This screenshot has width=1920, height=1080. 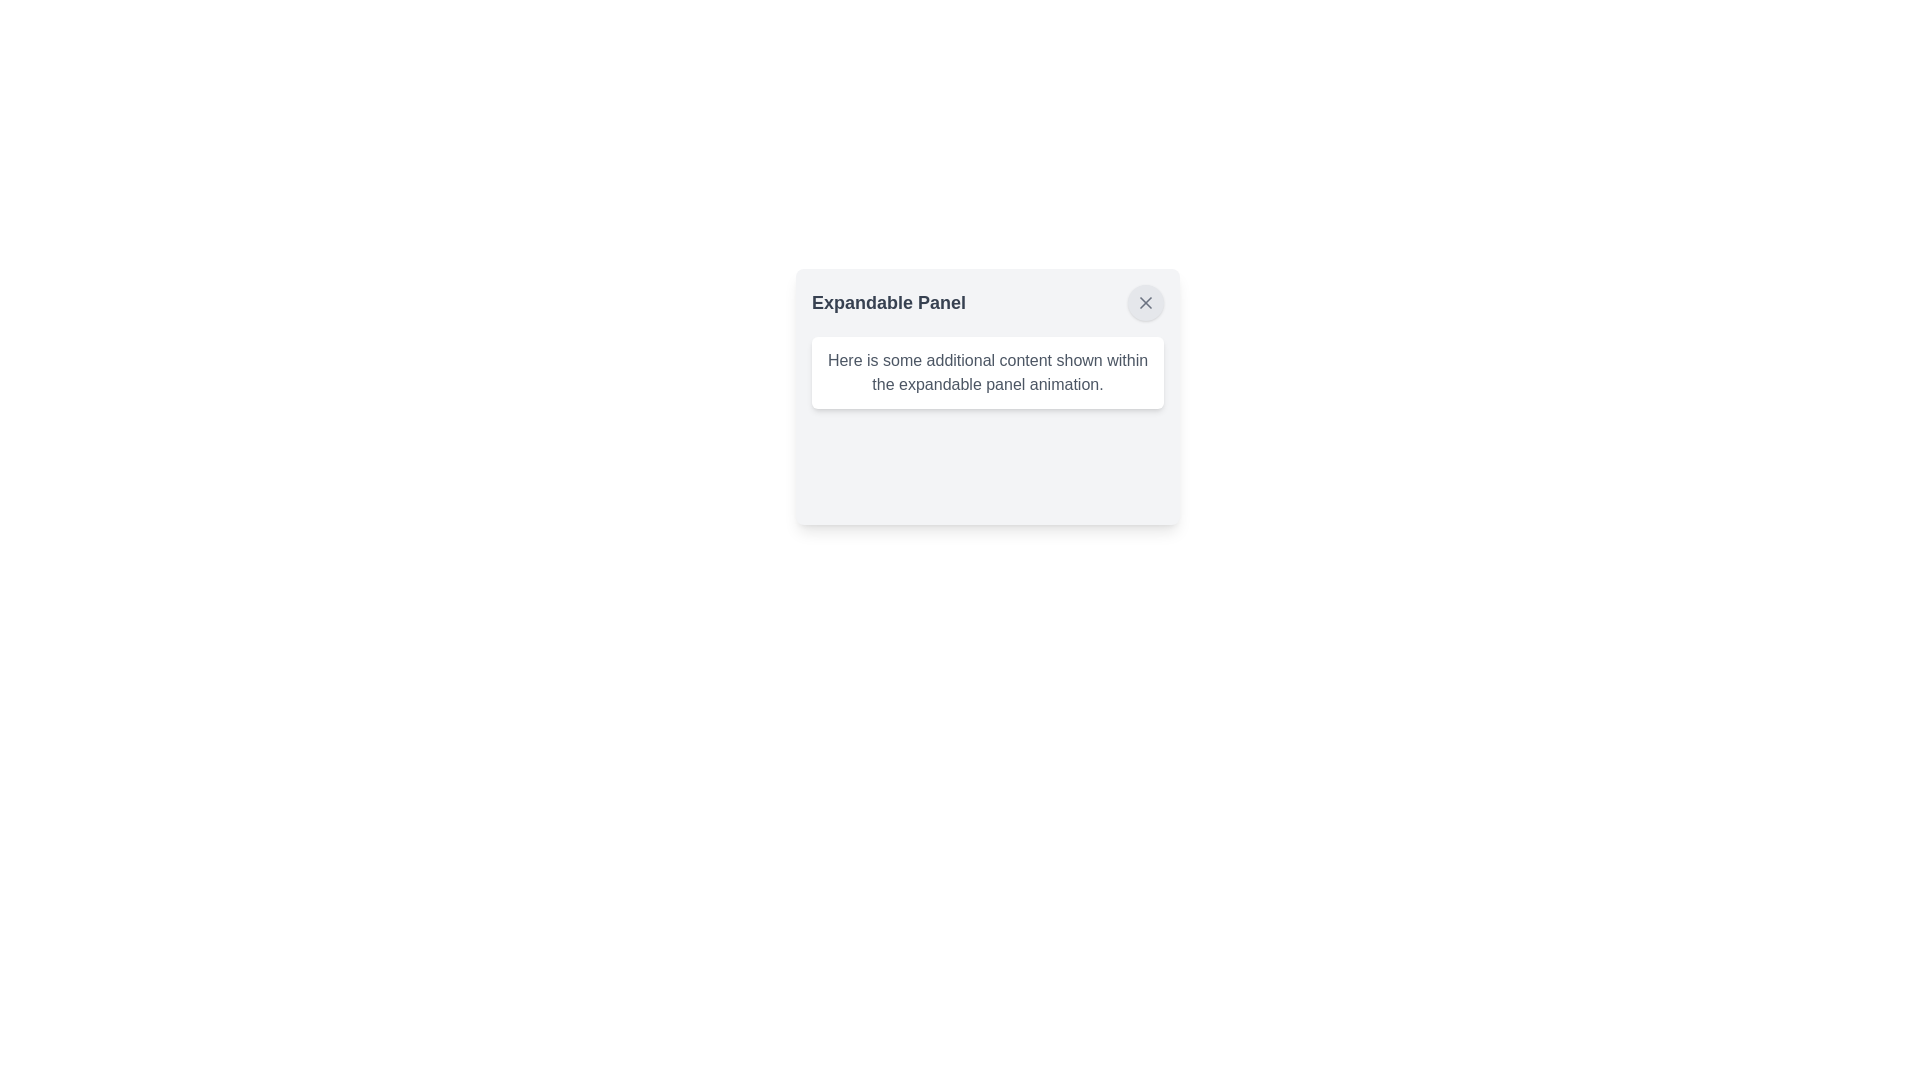 I want to click on the close button located at the top-right corner of the 'Expandable Panel', so click(x=1146, y=303).